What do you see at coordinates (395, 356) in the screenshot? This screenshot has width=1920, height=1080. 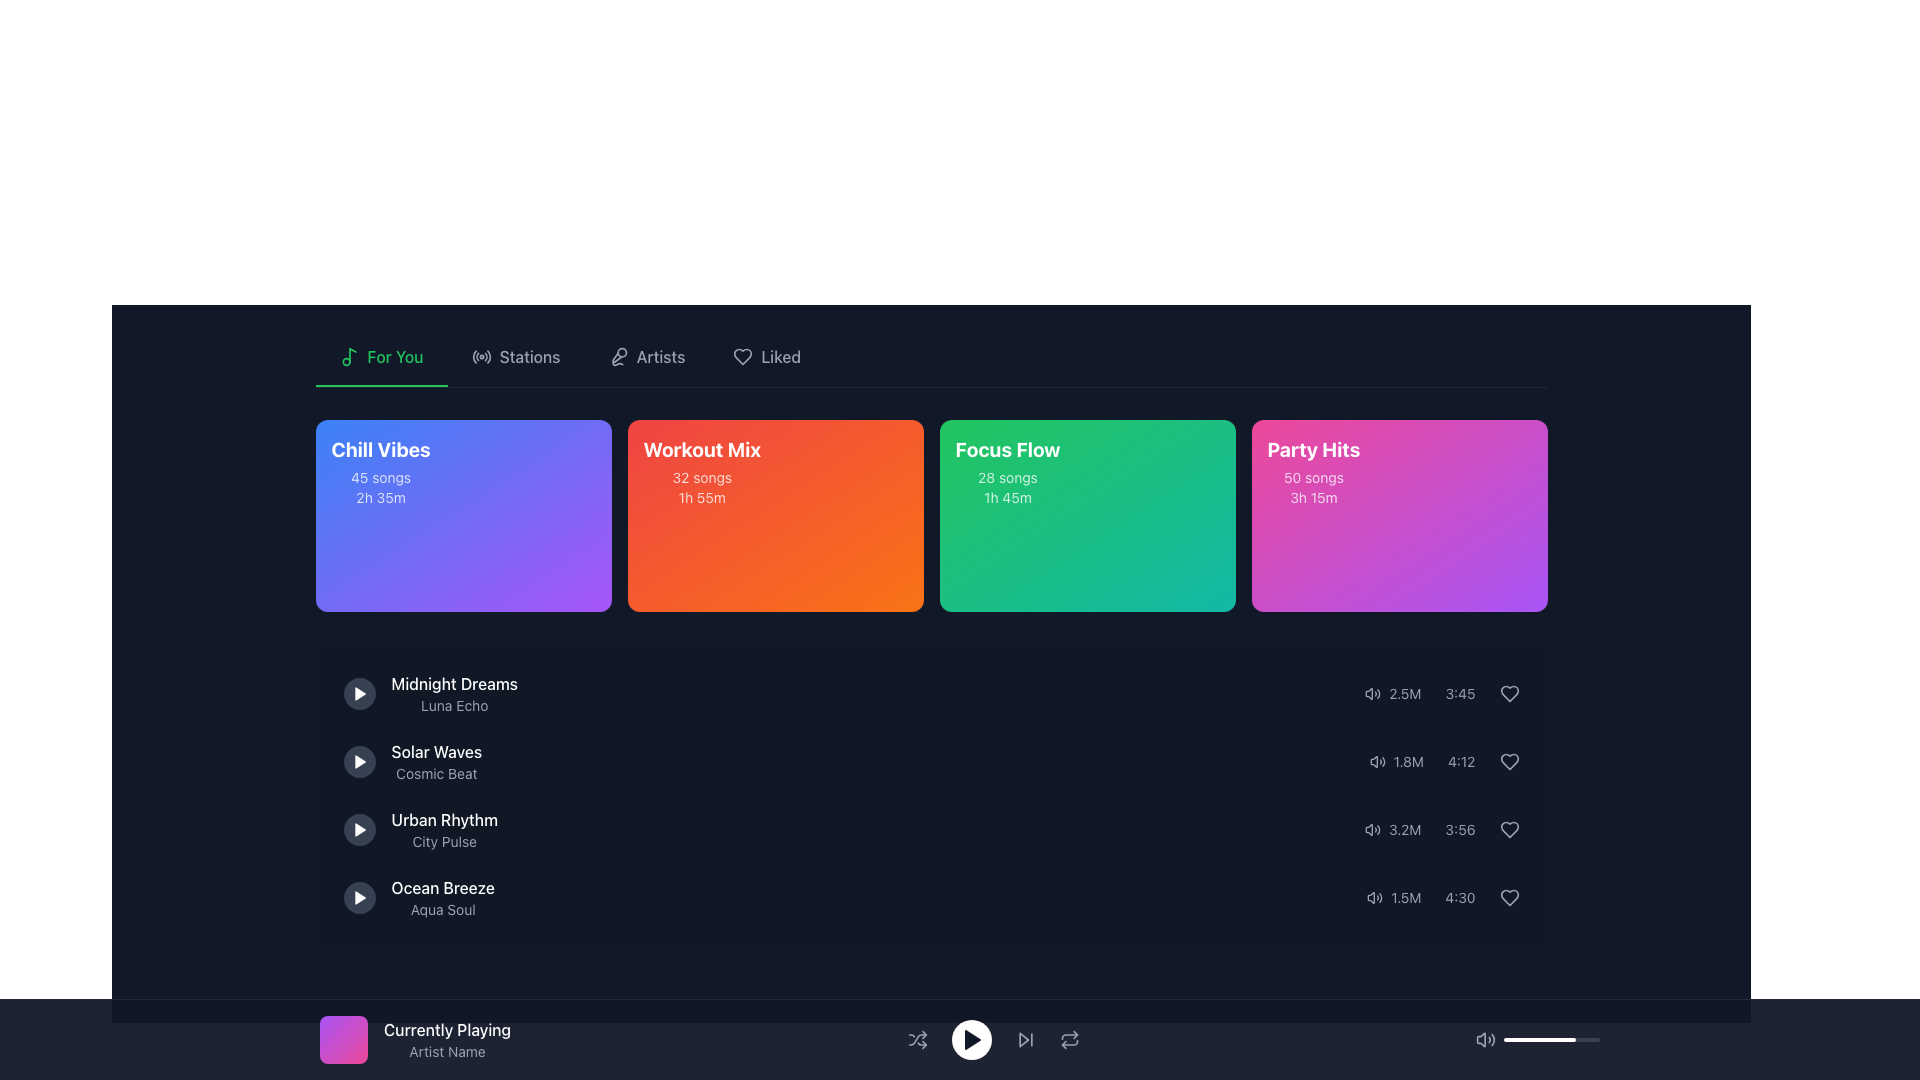 I see `the 'For You' text label in the horizontal navigation bar, which is the second item from the left and is adjacent to a musical note icon` at bounding box center [395, 356].